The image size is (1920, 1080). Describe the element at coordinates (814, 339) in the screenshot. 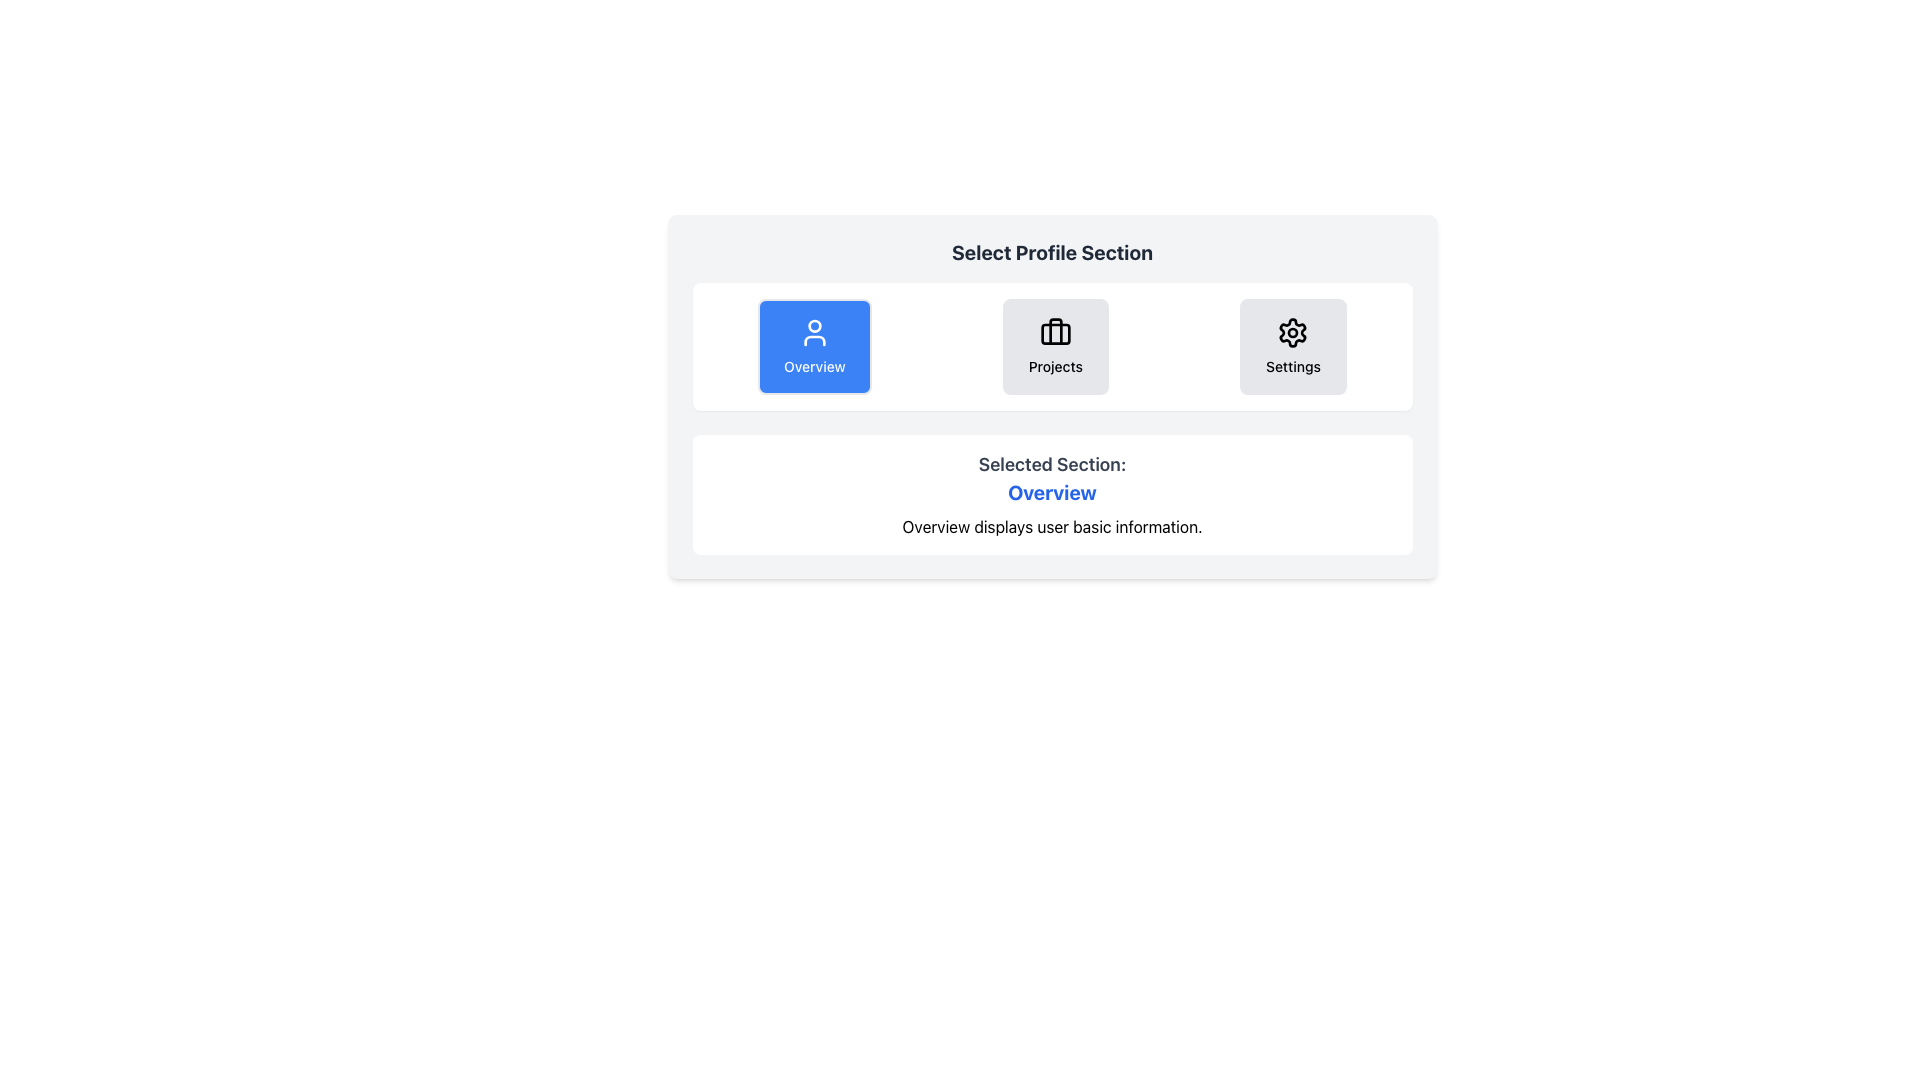

I see `the arc or semi-circular shape of the user profile icon located in the selection menu row, above the 'Overview' label` at that location.